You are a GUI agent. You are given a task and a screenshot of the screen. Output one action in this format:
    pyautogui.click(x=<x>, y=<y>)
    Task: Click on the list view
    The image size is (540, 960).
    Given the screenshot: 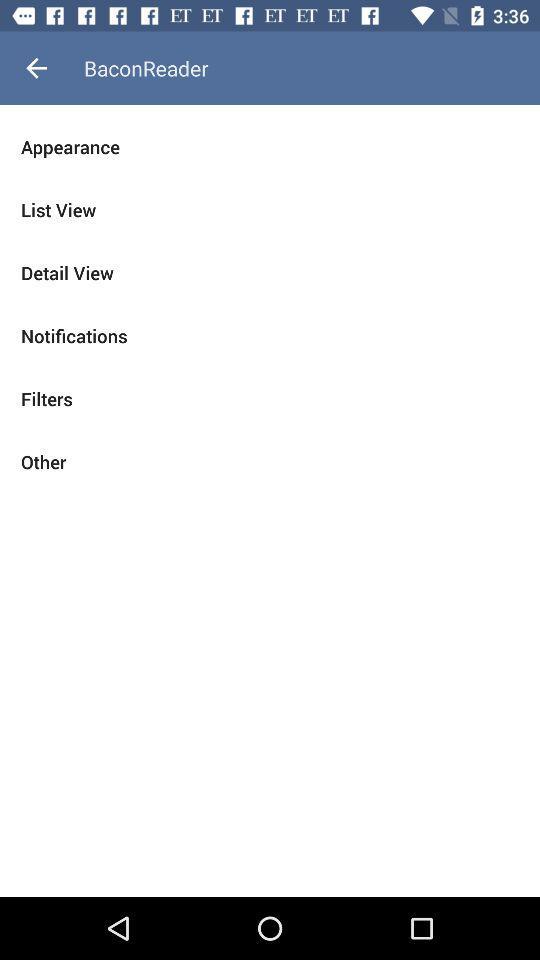 What is the action you would take?
    pyautogui.click(x=270, y=210)
    